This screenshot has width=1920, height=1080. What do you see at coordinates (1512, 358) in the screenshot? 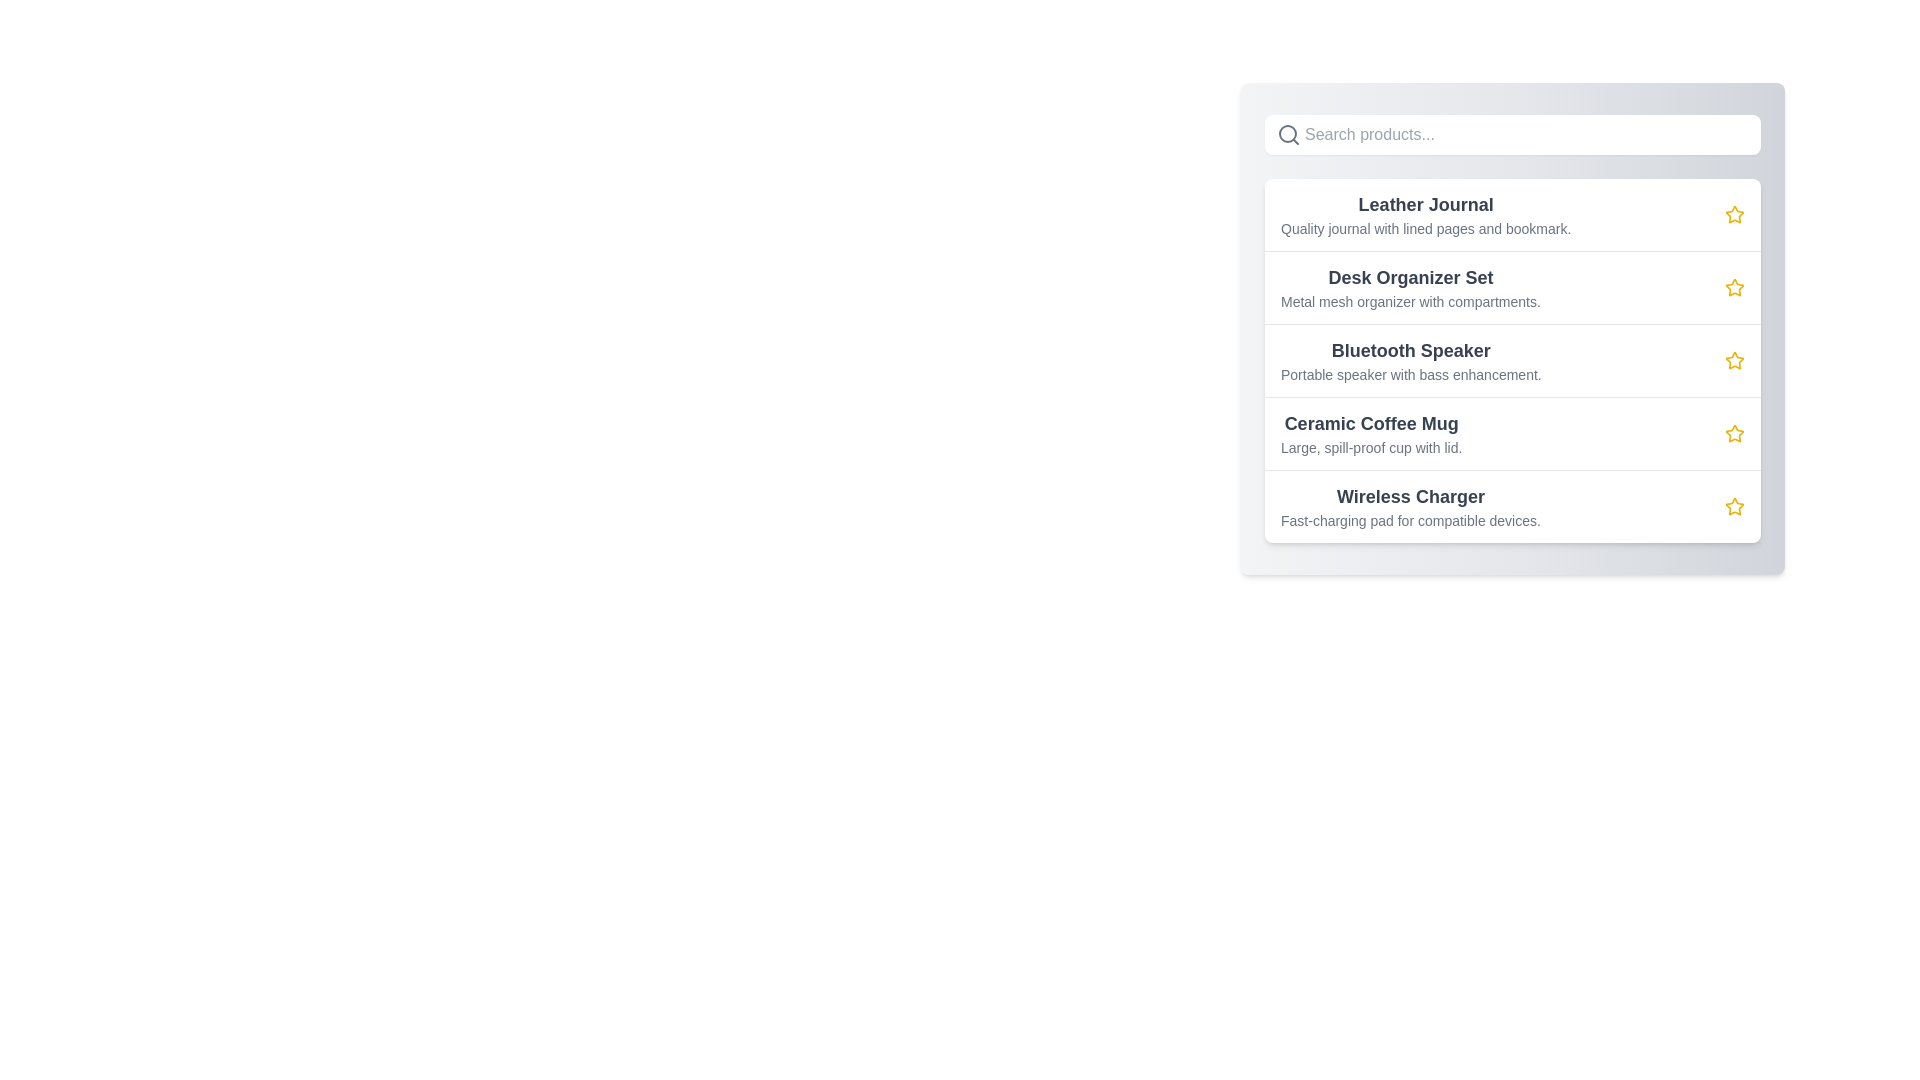
I see `the List item labeled 'Bluetooth Speaker'` at bounding box center [1512, 358].